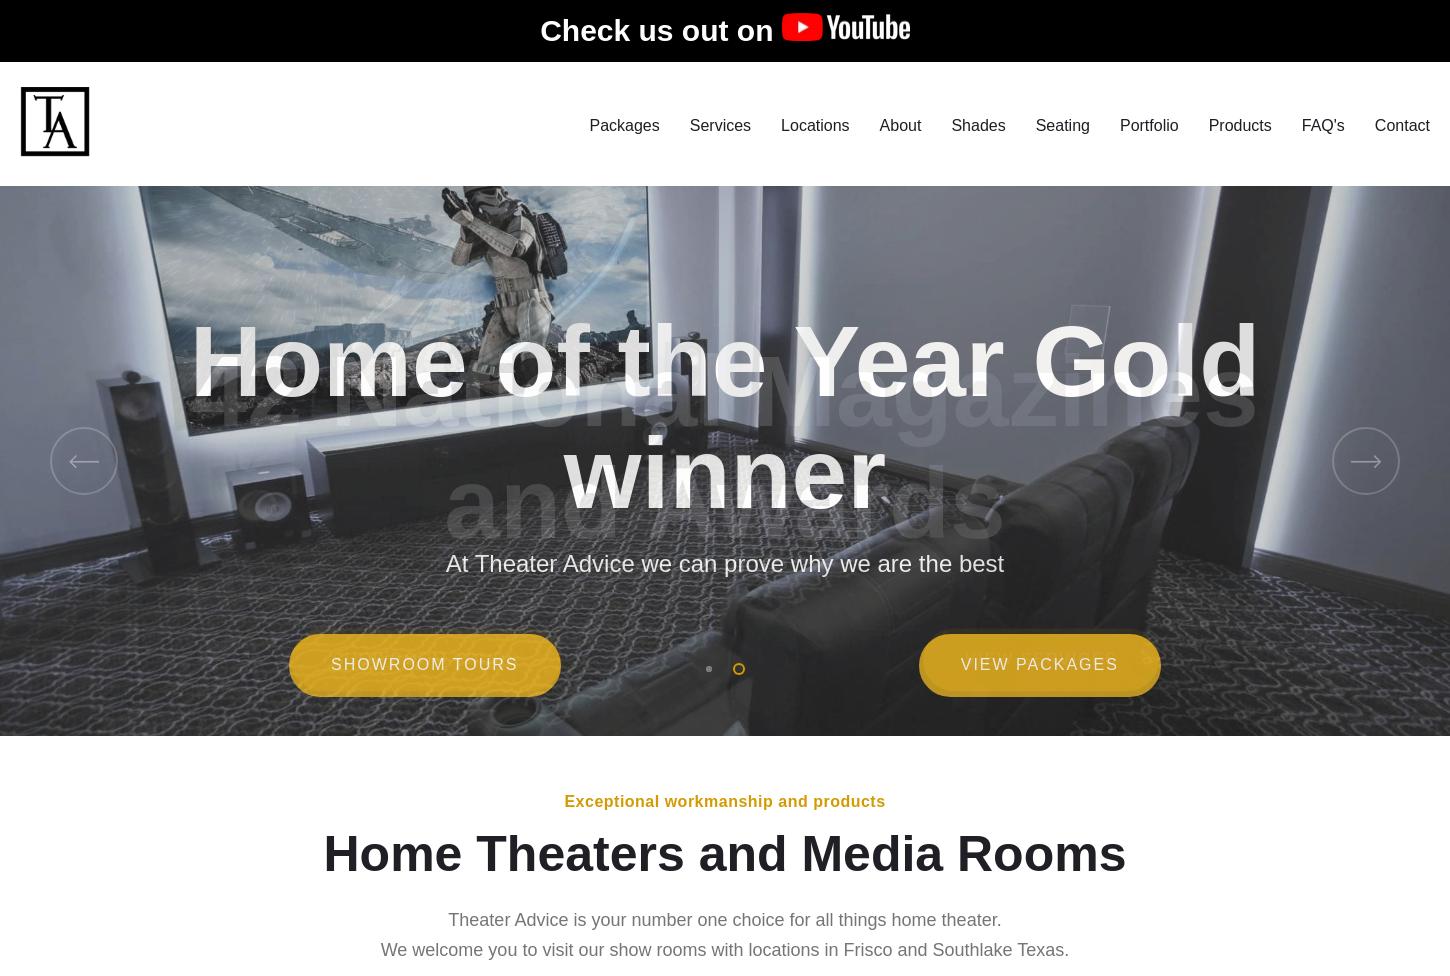 The width and height of the screenshot is (1450, 976). Describe the element at coordinates (908, 197) in the screenshot. I see `'Our Story'` at that location.